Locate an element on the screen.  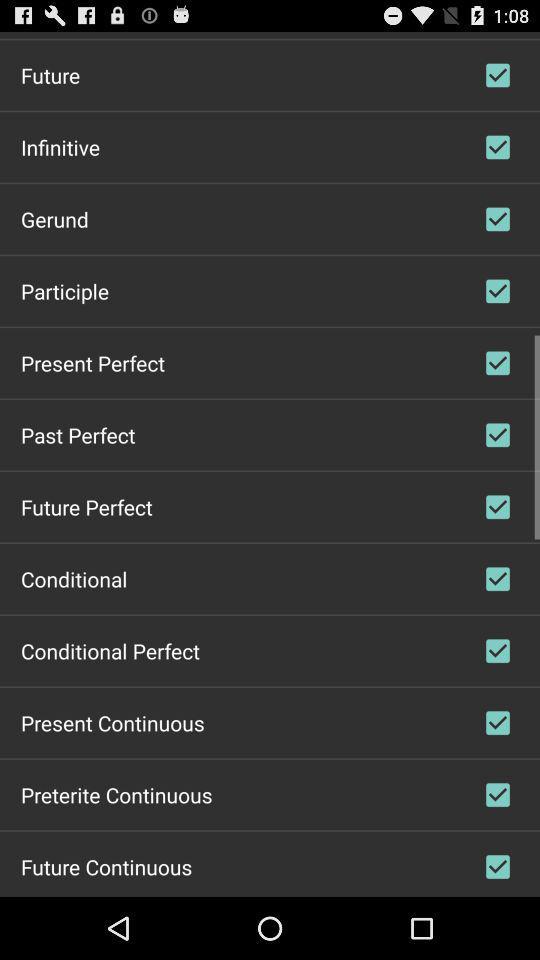
the conditional perfect item is located at coordinates (110, 649).